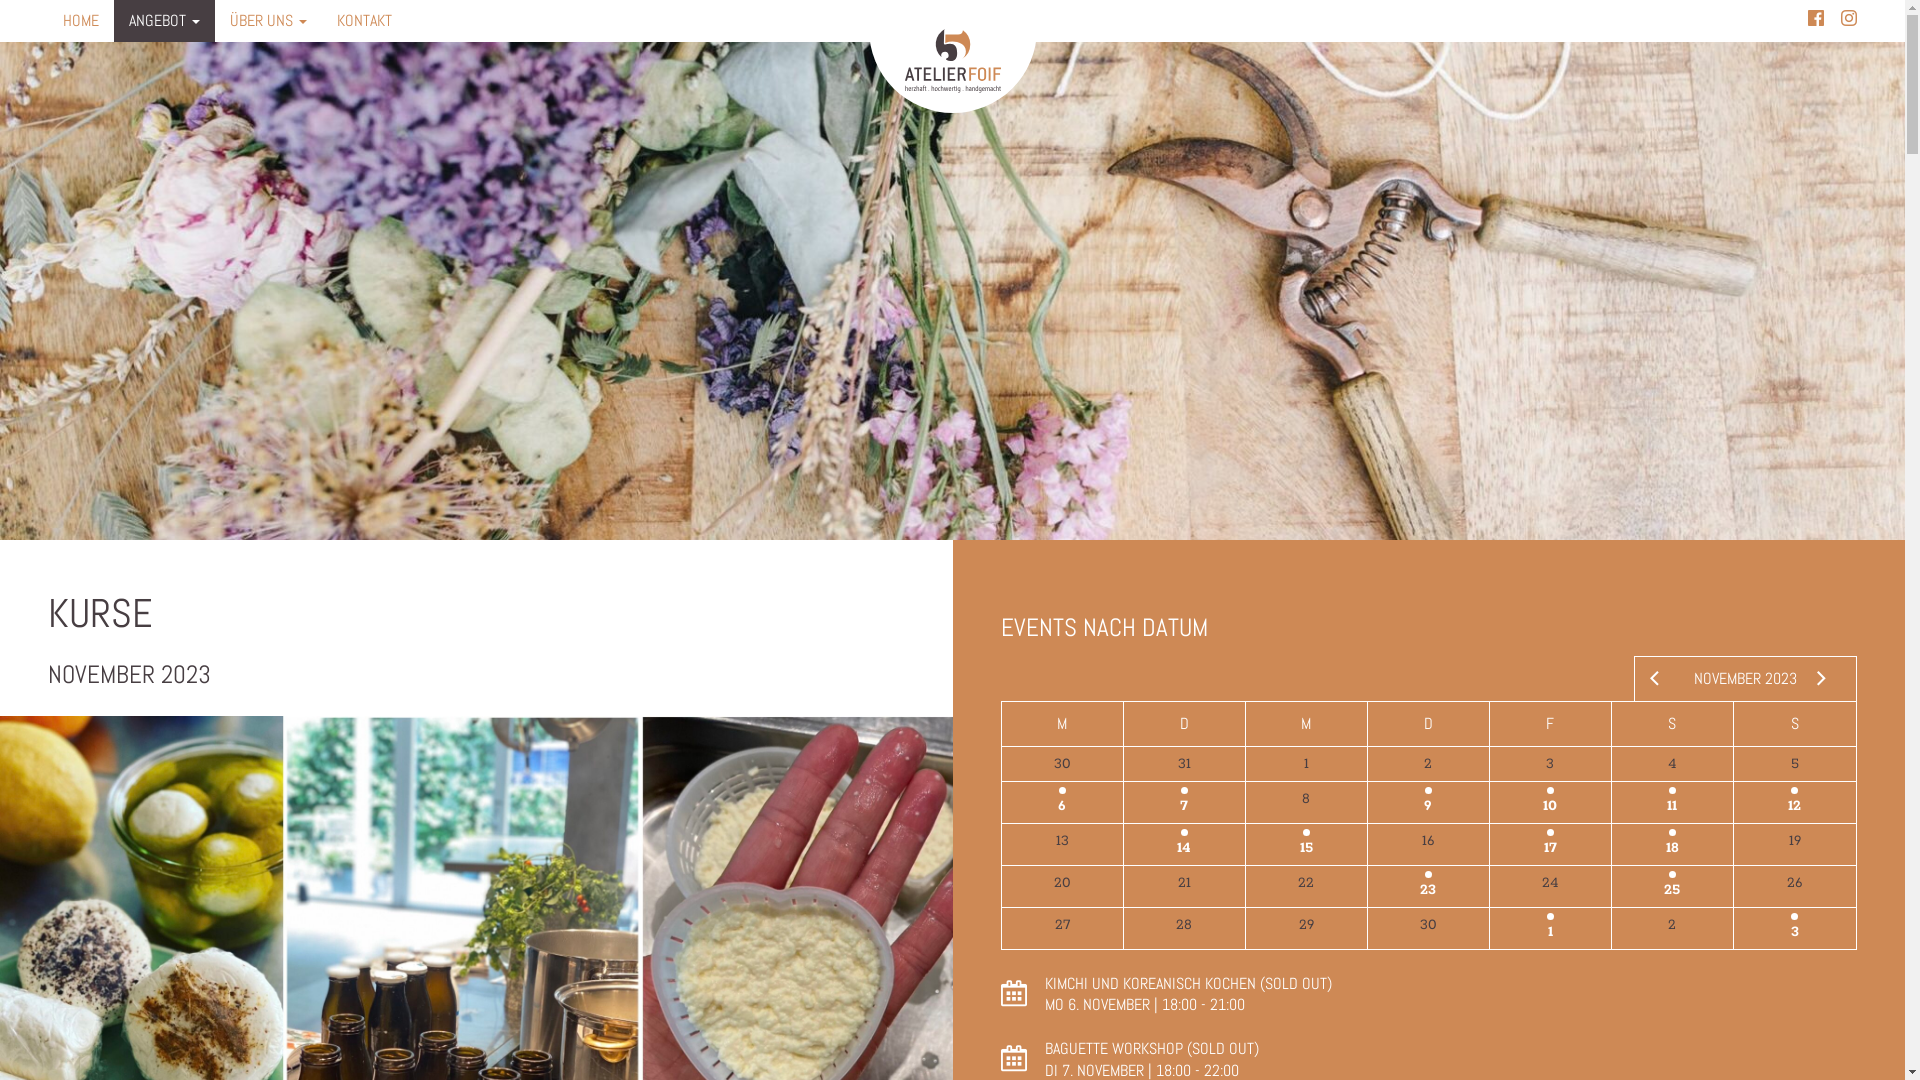 The width and height of the screenshot is (1920, 1080). Describe the element at coordinates (1549, 801) in the screenshot. I see `'1 VERANSTALTUNG,` at that location.